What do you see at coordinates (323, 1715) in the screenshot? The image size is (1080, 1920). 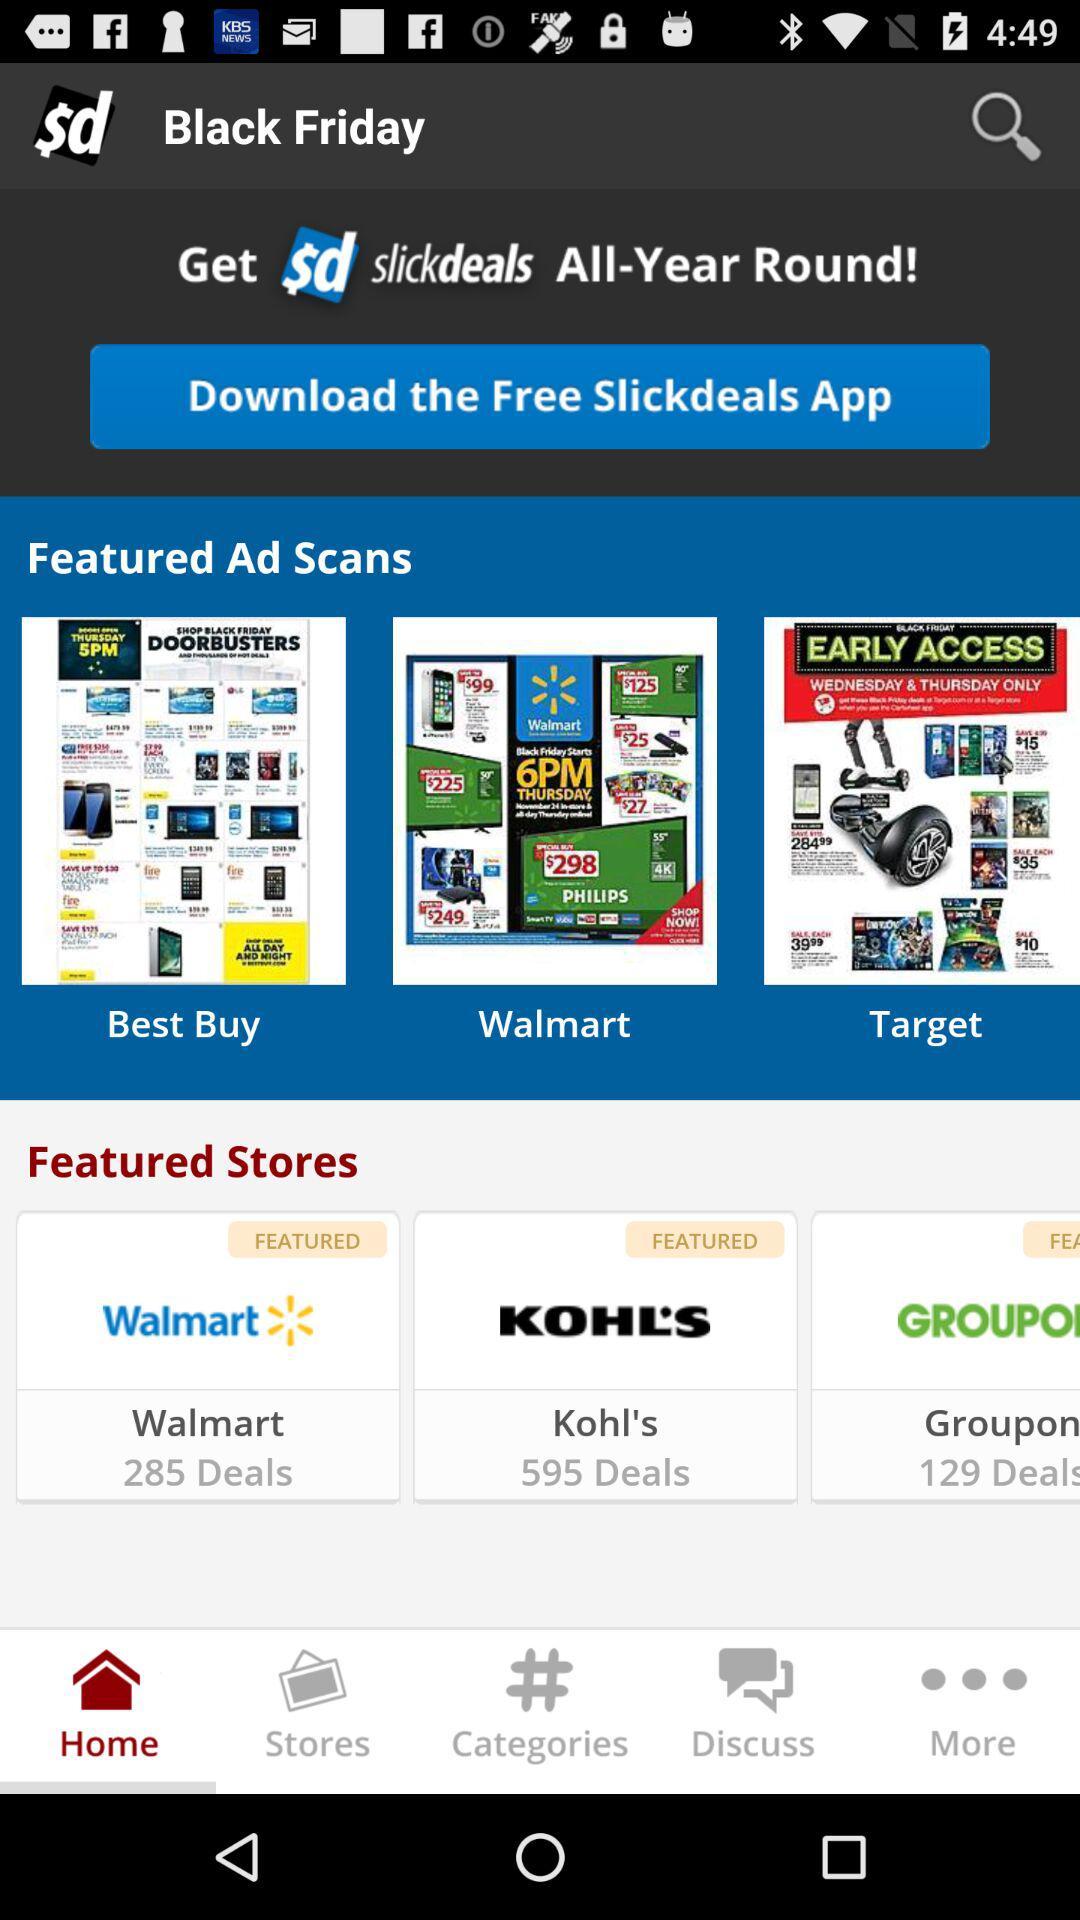 I see `find stores` at bounding box center [323, 1715].